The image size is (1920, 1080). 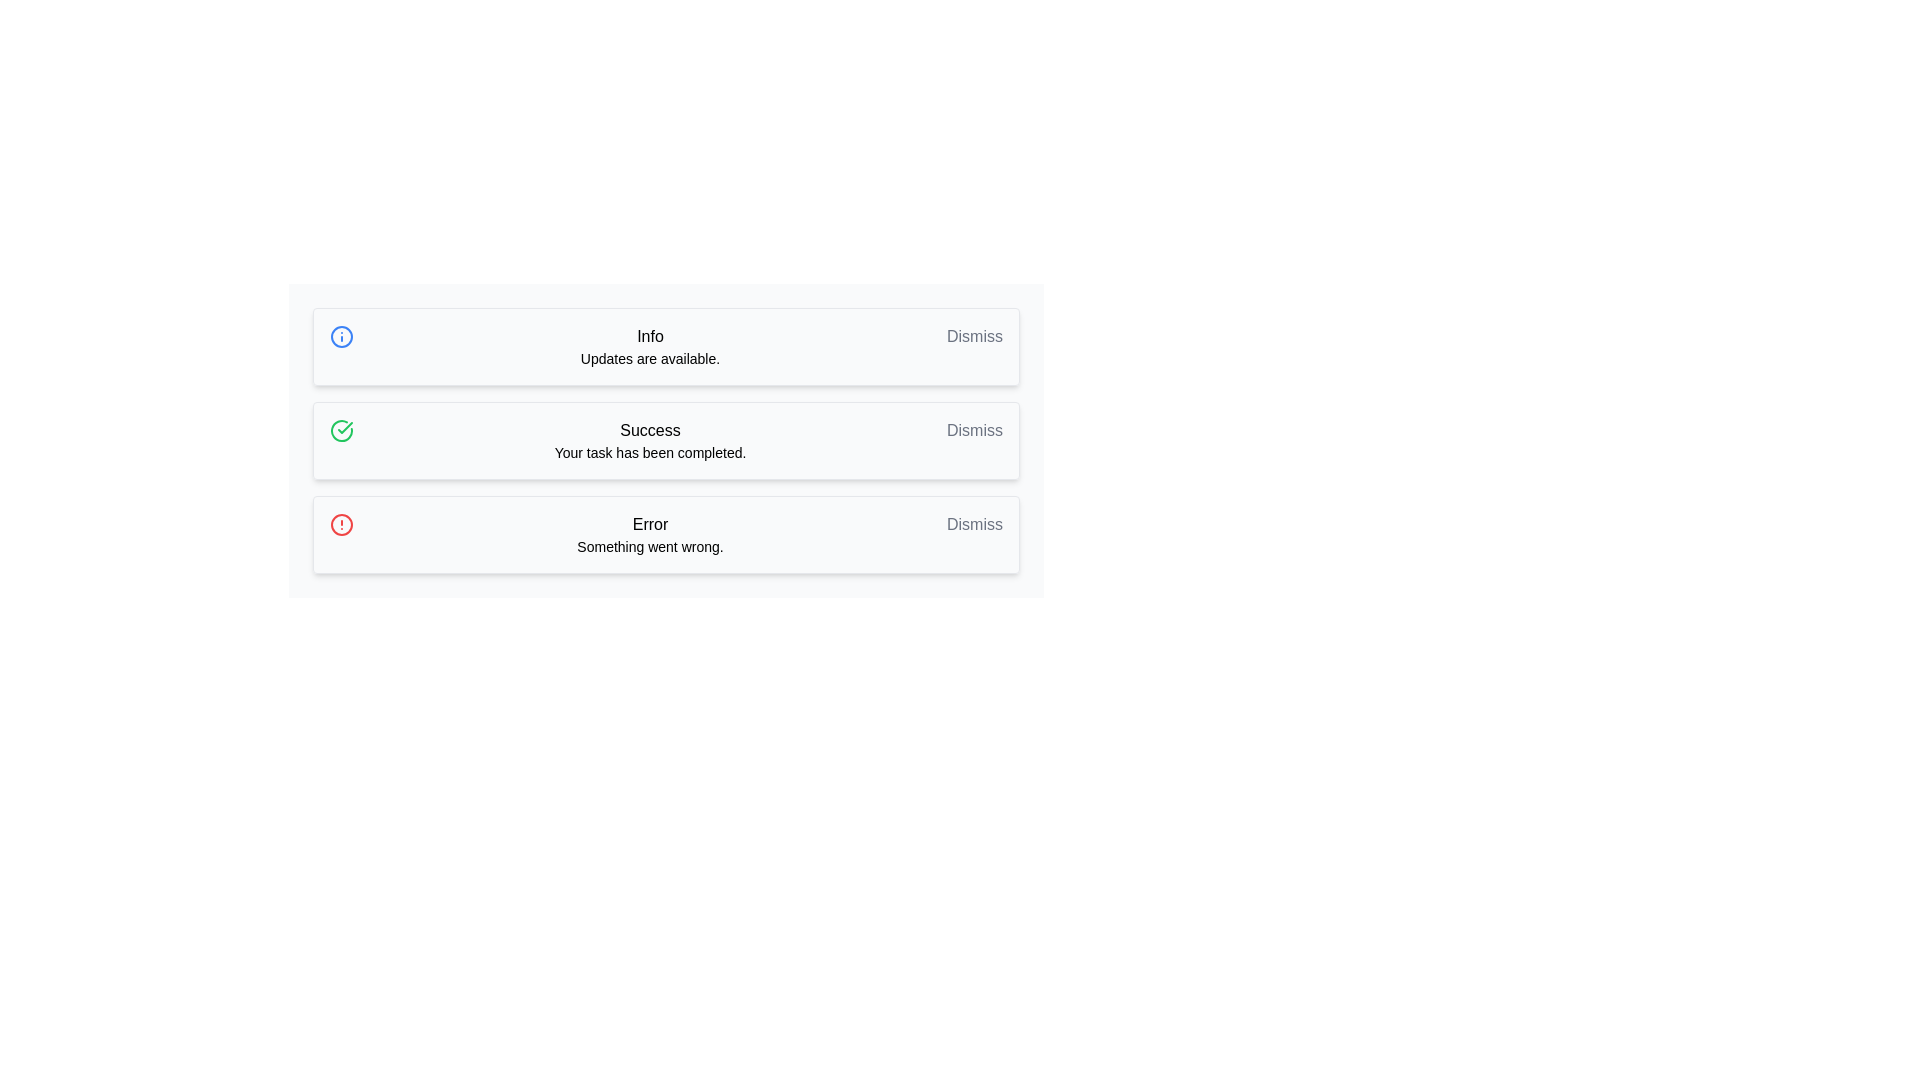 What do you see at coordinates (650, 534) in the screenshot?
I see `the text block that informs the user about an error condition, located in the third notification card, positioned under the circular icon and to the left of the 'Dismiss' button` at bounding box center [650, 534].